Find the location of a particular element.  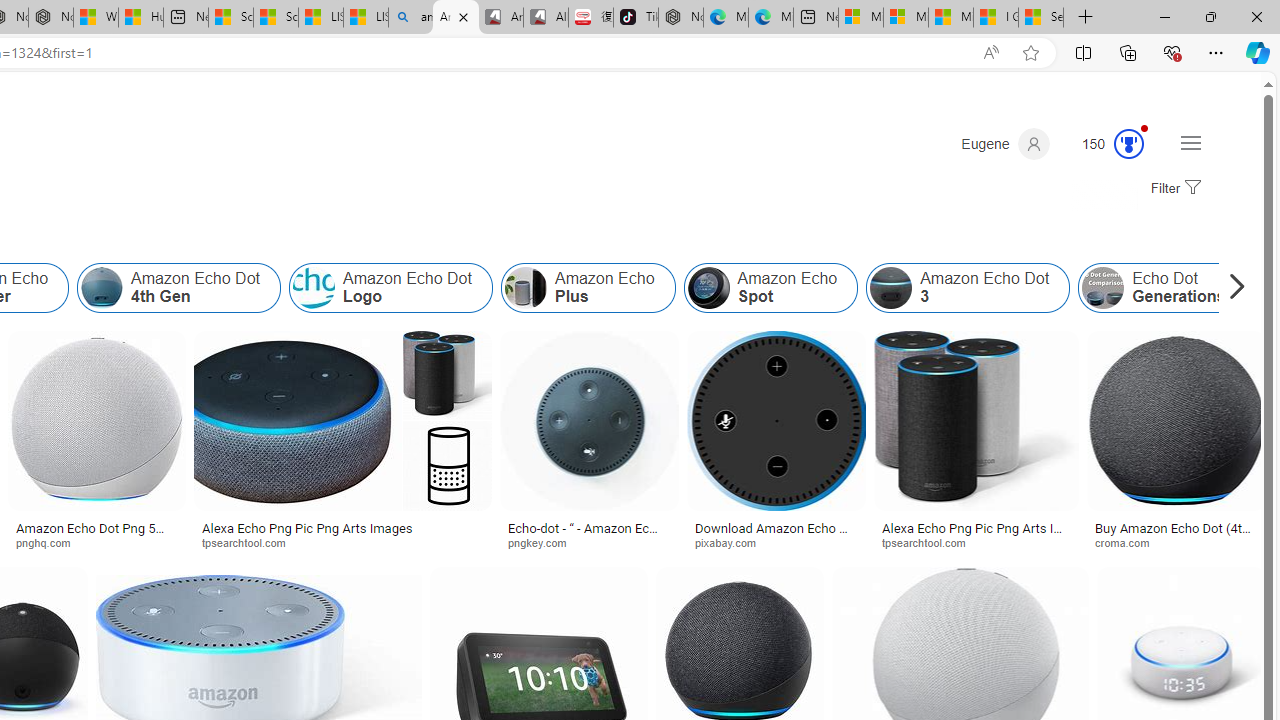

'Microsoft account | Privacy' is located at coordinates (905, 17).